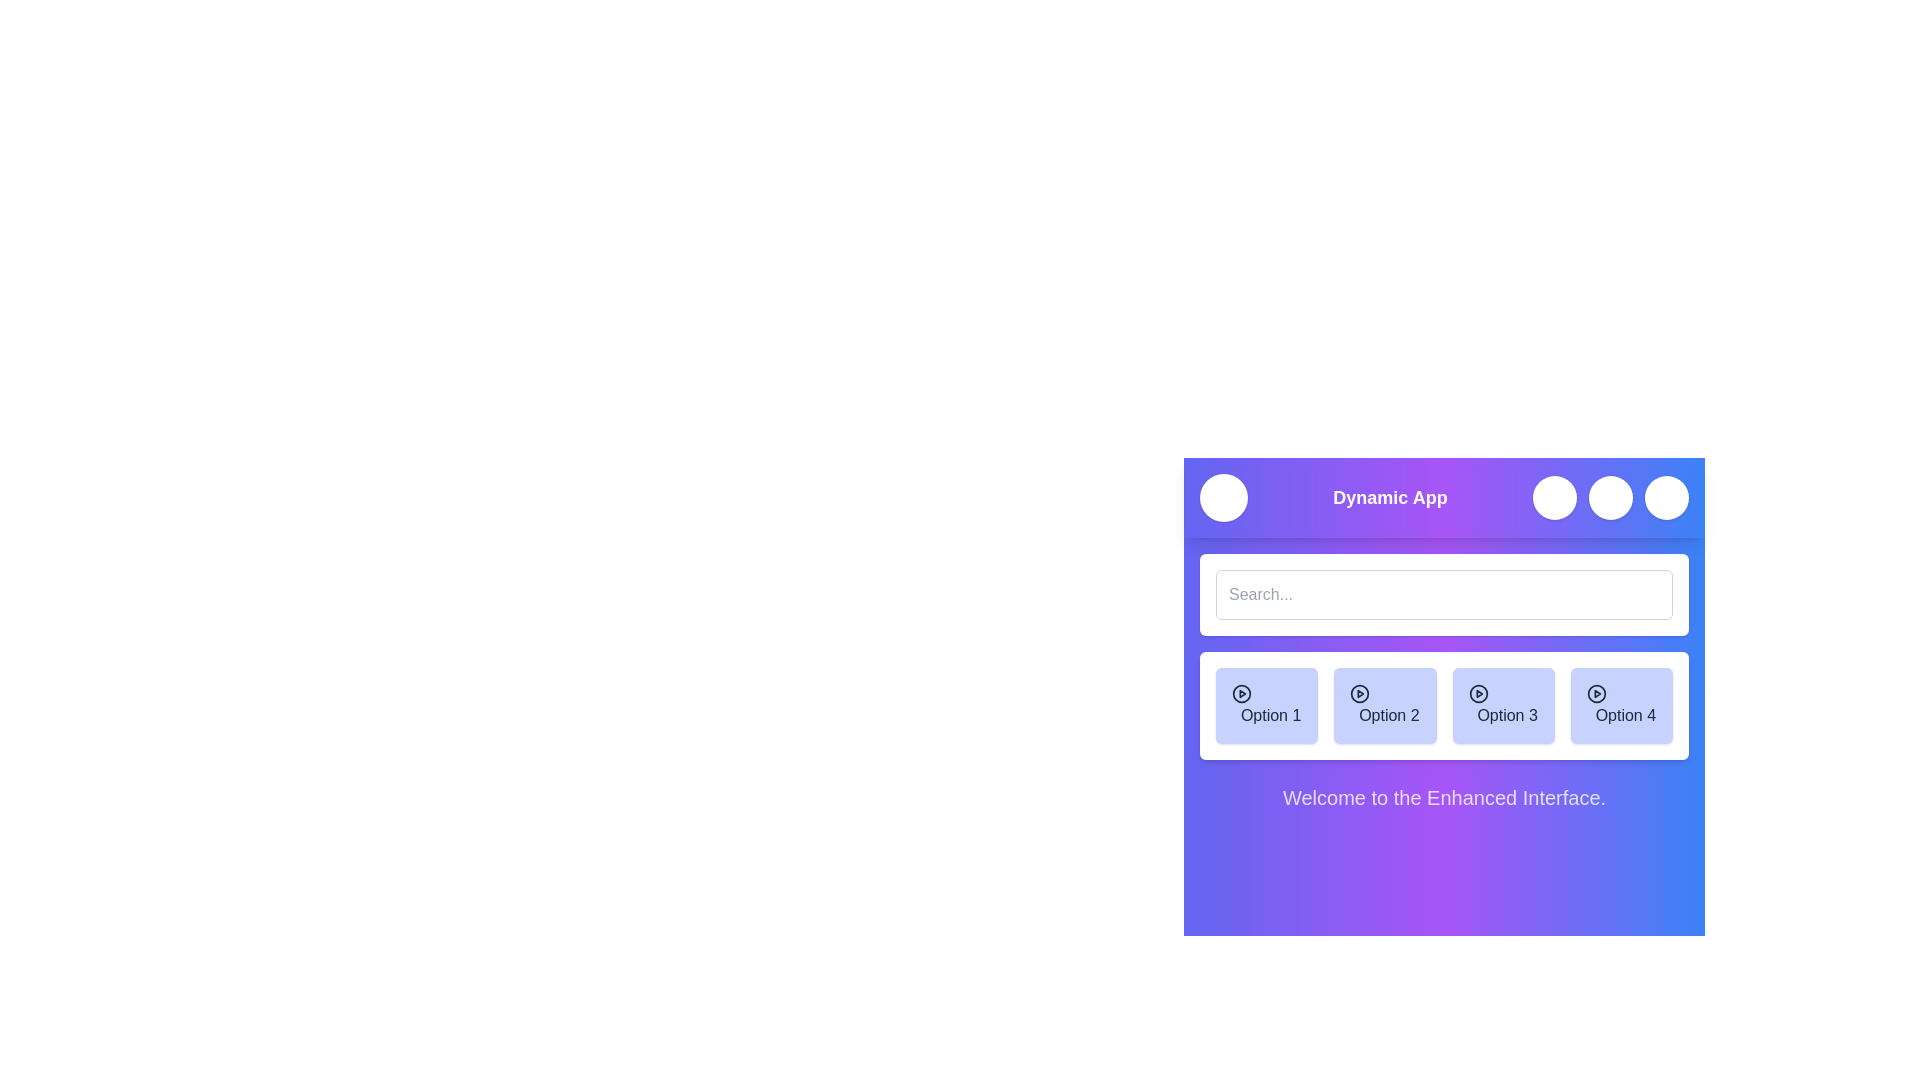 Image resolution: width=1920 pixels, height=1080 pixels. What do you see at coordinates (1503, 704) in the screenshot?
I see `the menu option Option 3 to select it` at bounding box center [1503, 704].